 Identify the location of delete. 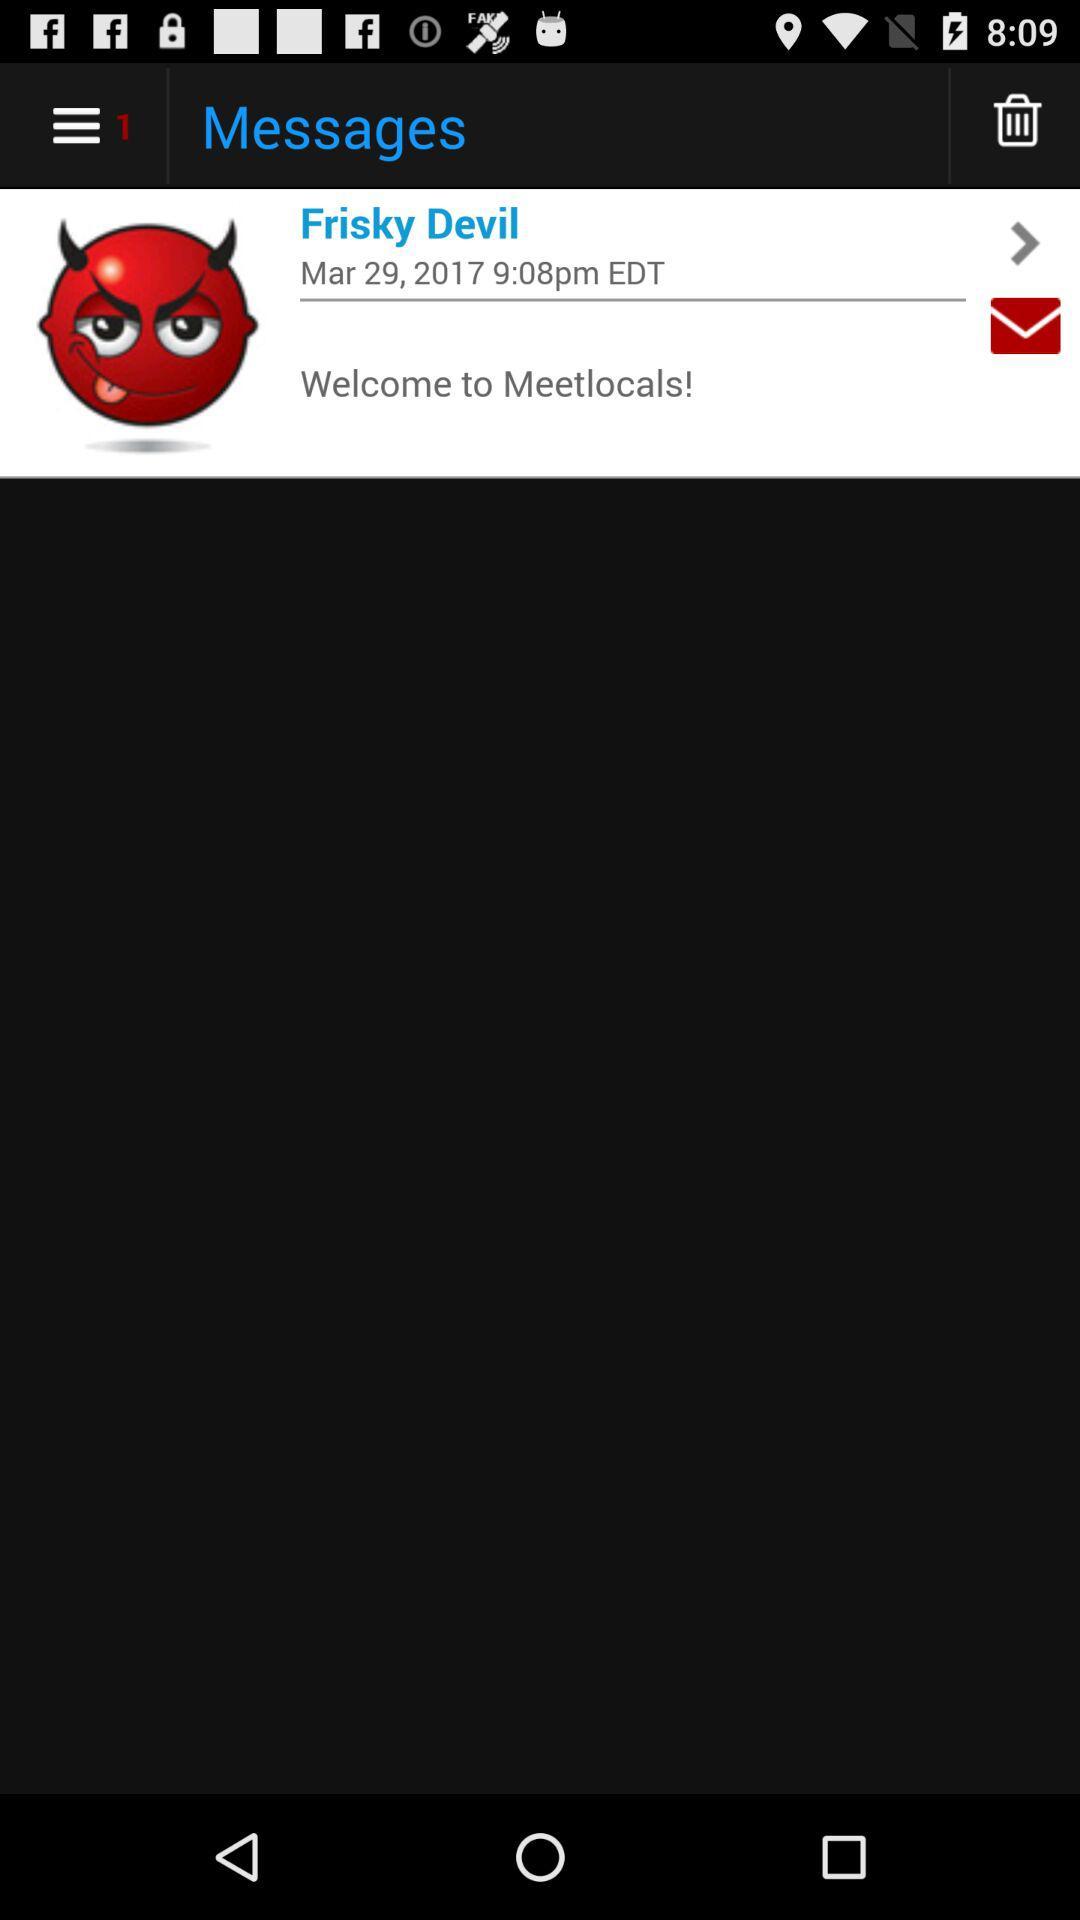
(1018, 124).